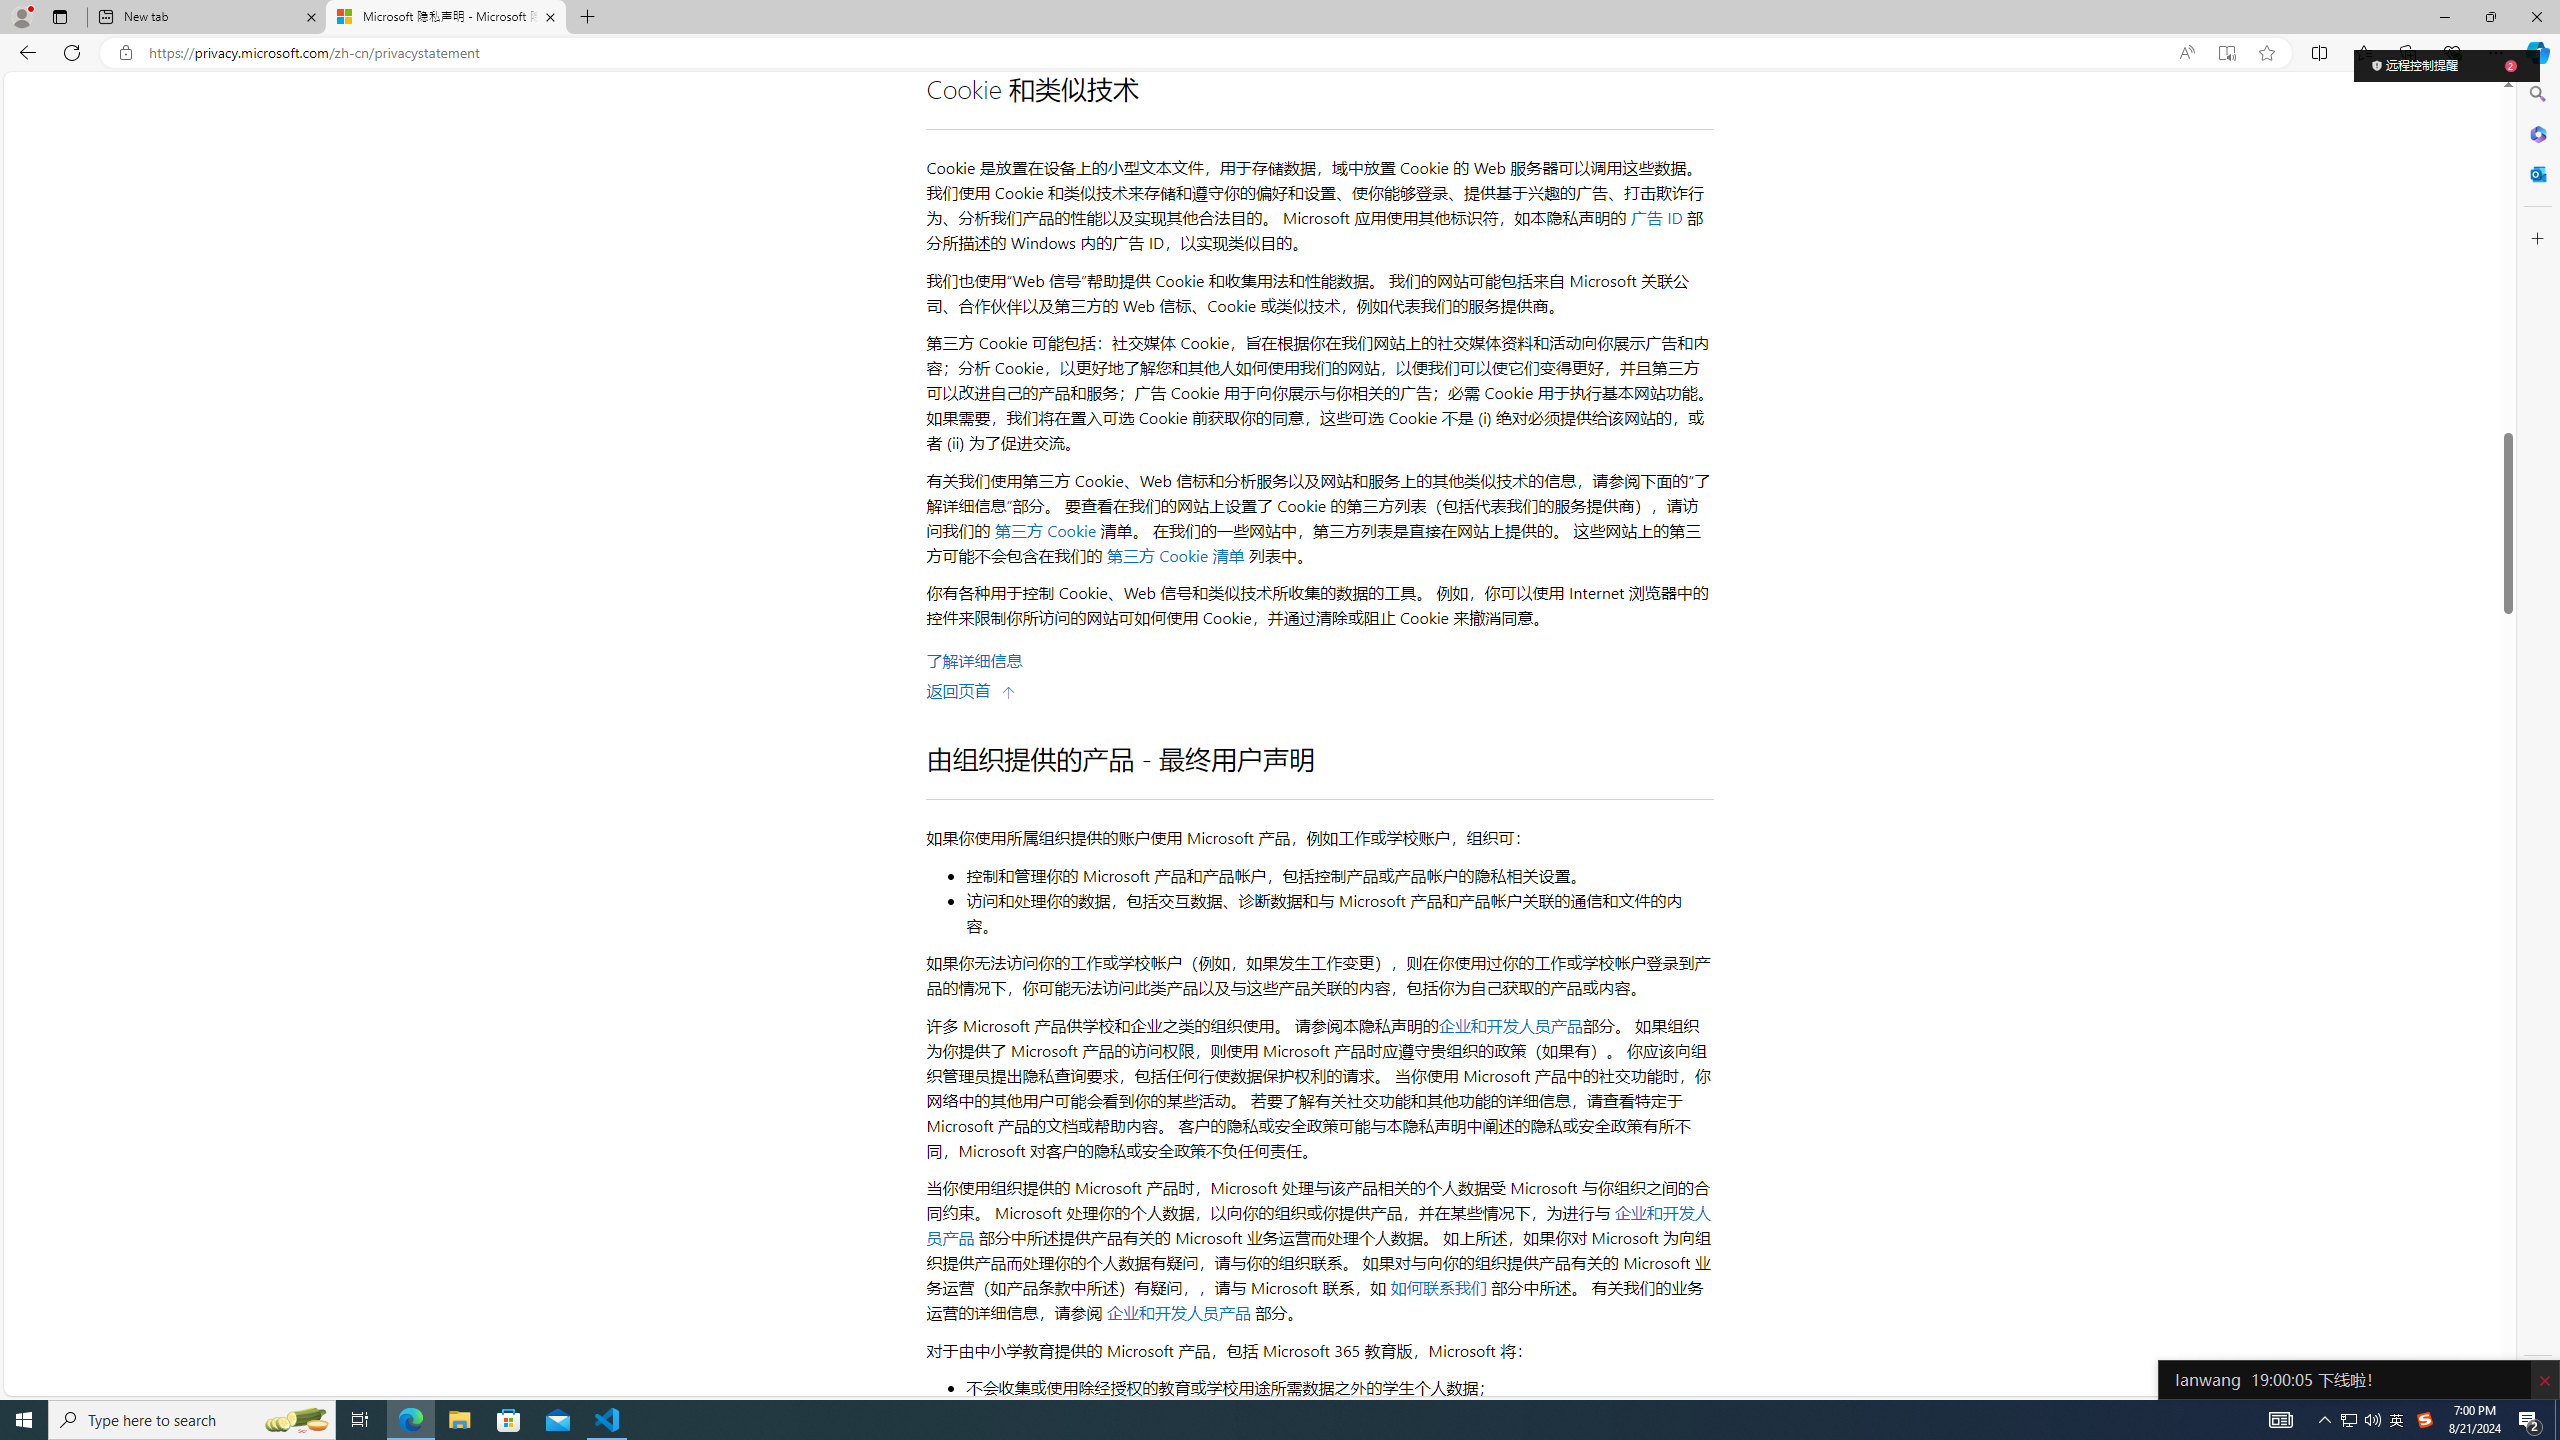 The width and height of the screenshot is (2560, 1440). What do you see at coordinates (2226, 53) in the screenshot?
I see `'Enter Immersive Reader (F9)'` at bounding box center [2226, 53].